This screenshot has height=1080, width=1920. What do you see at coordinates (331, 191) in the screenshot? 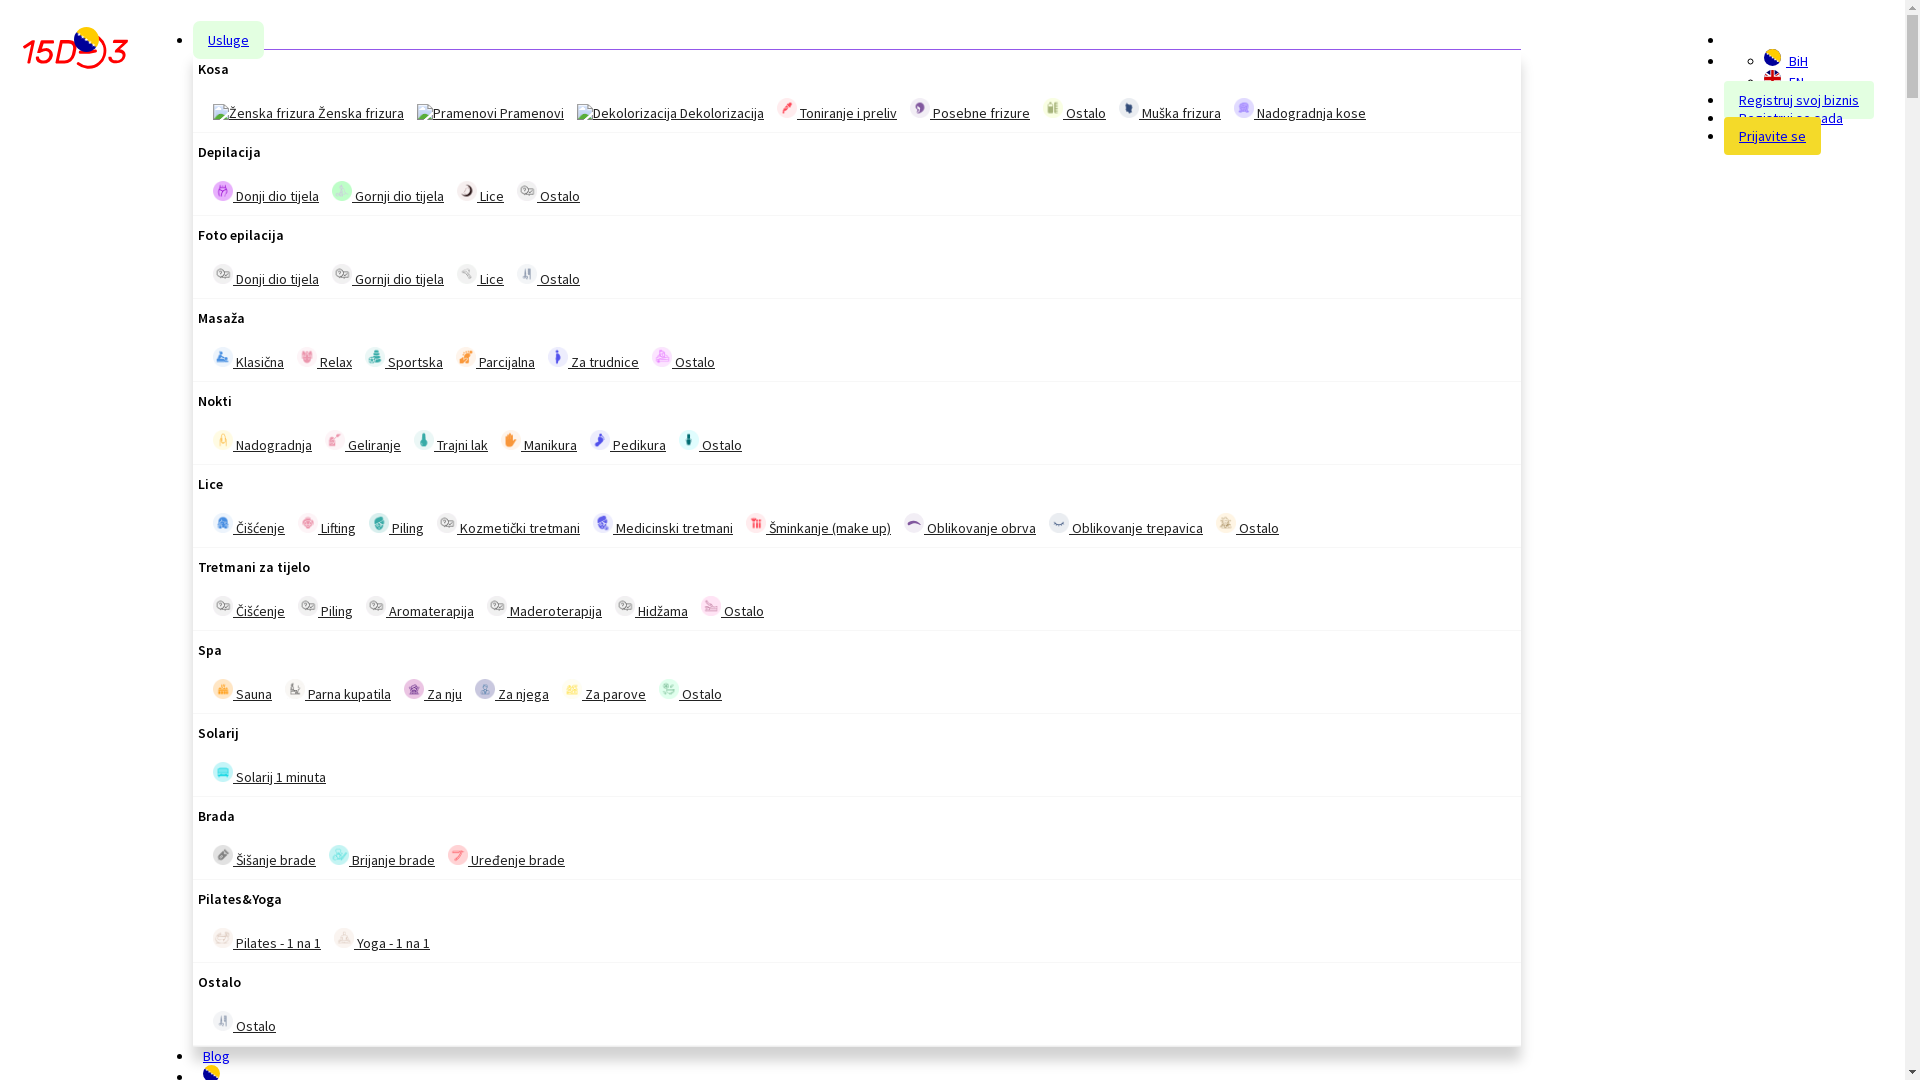
I see `'Gornji dio tijela'` at bounding box center [331, 191].